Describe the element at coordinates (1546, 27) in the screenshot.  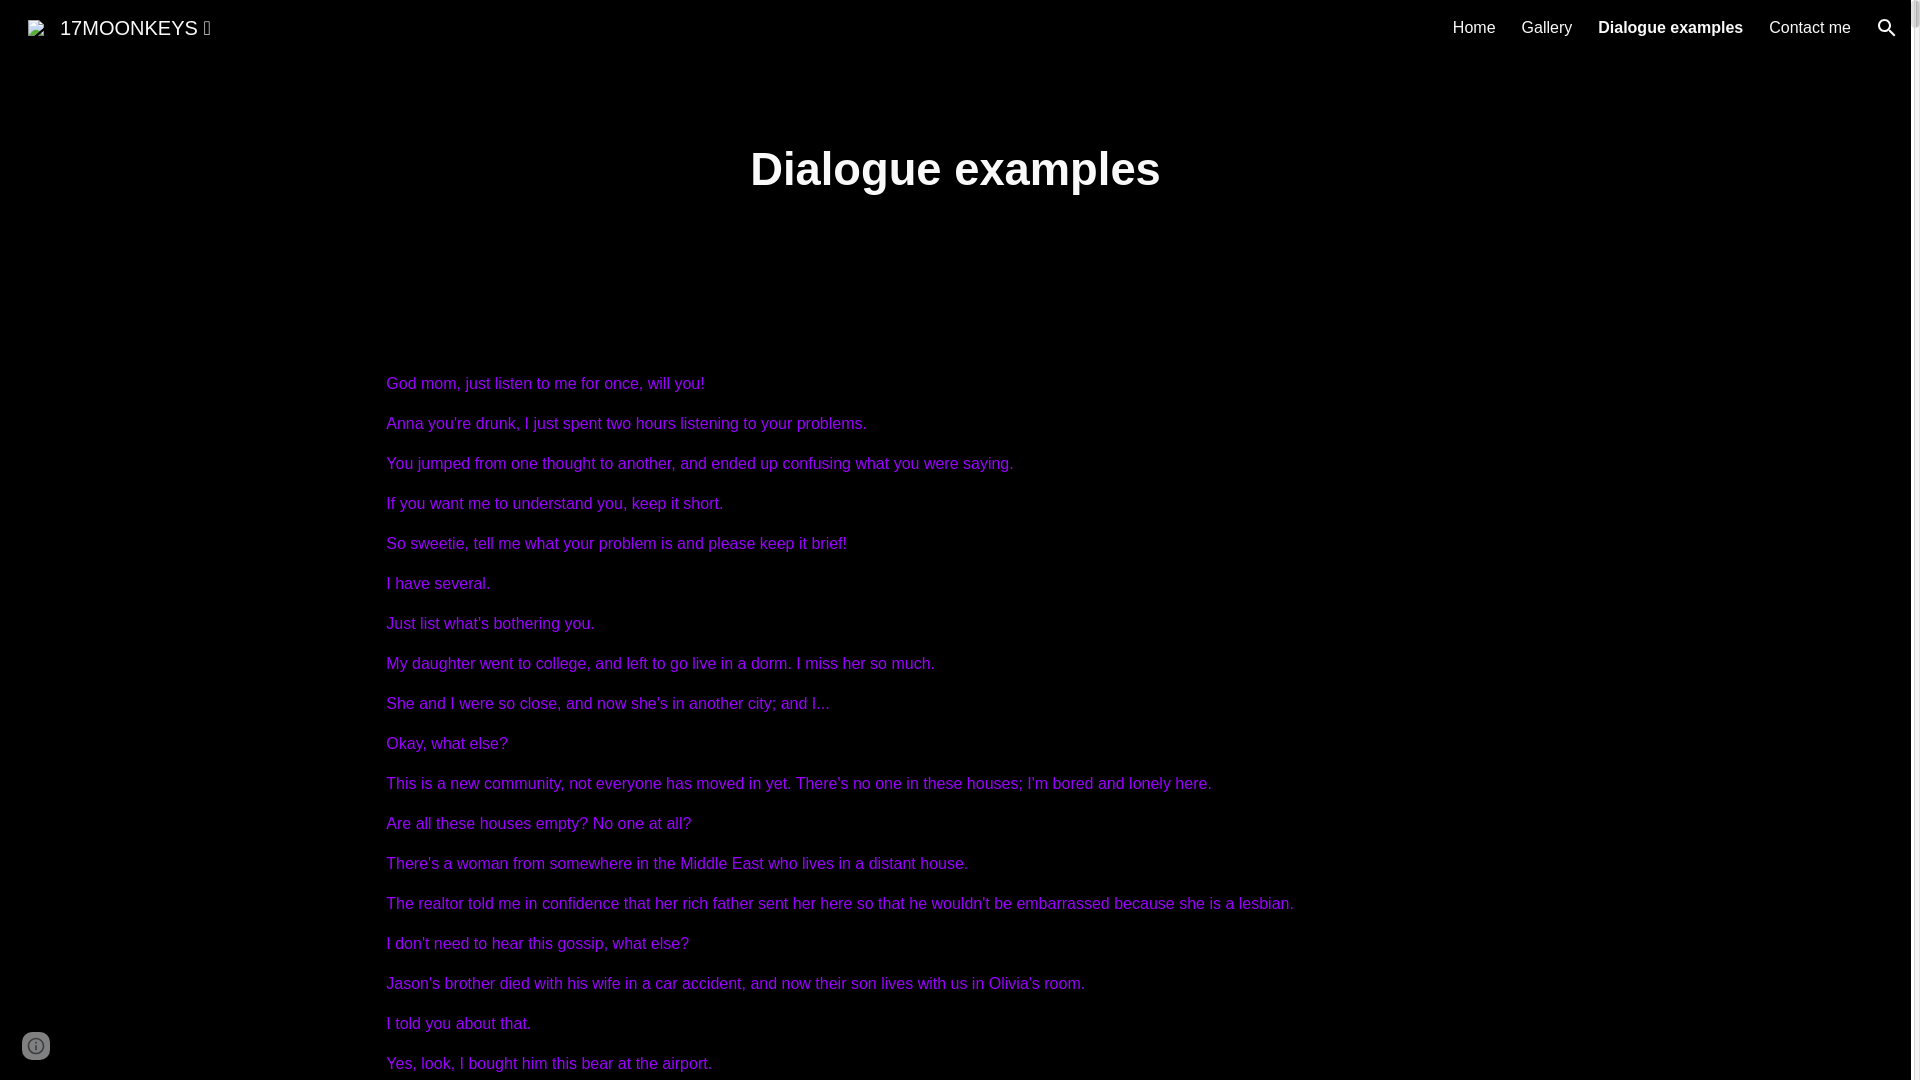
I see `'Gallery'` at that location.